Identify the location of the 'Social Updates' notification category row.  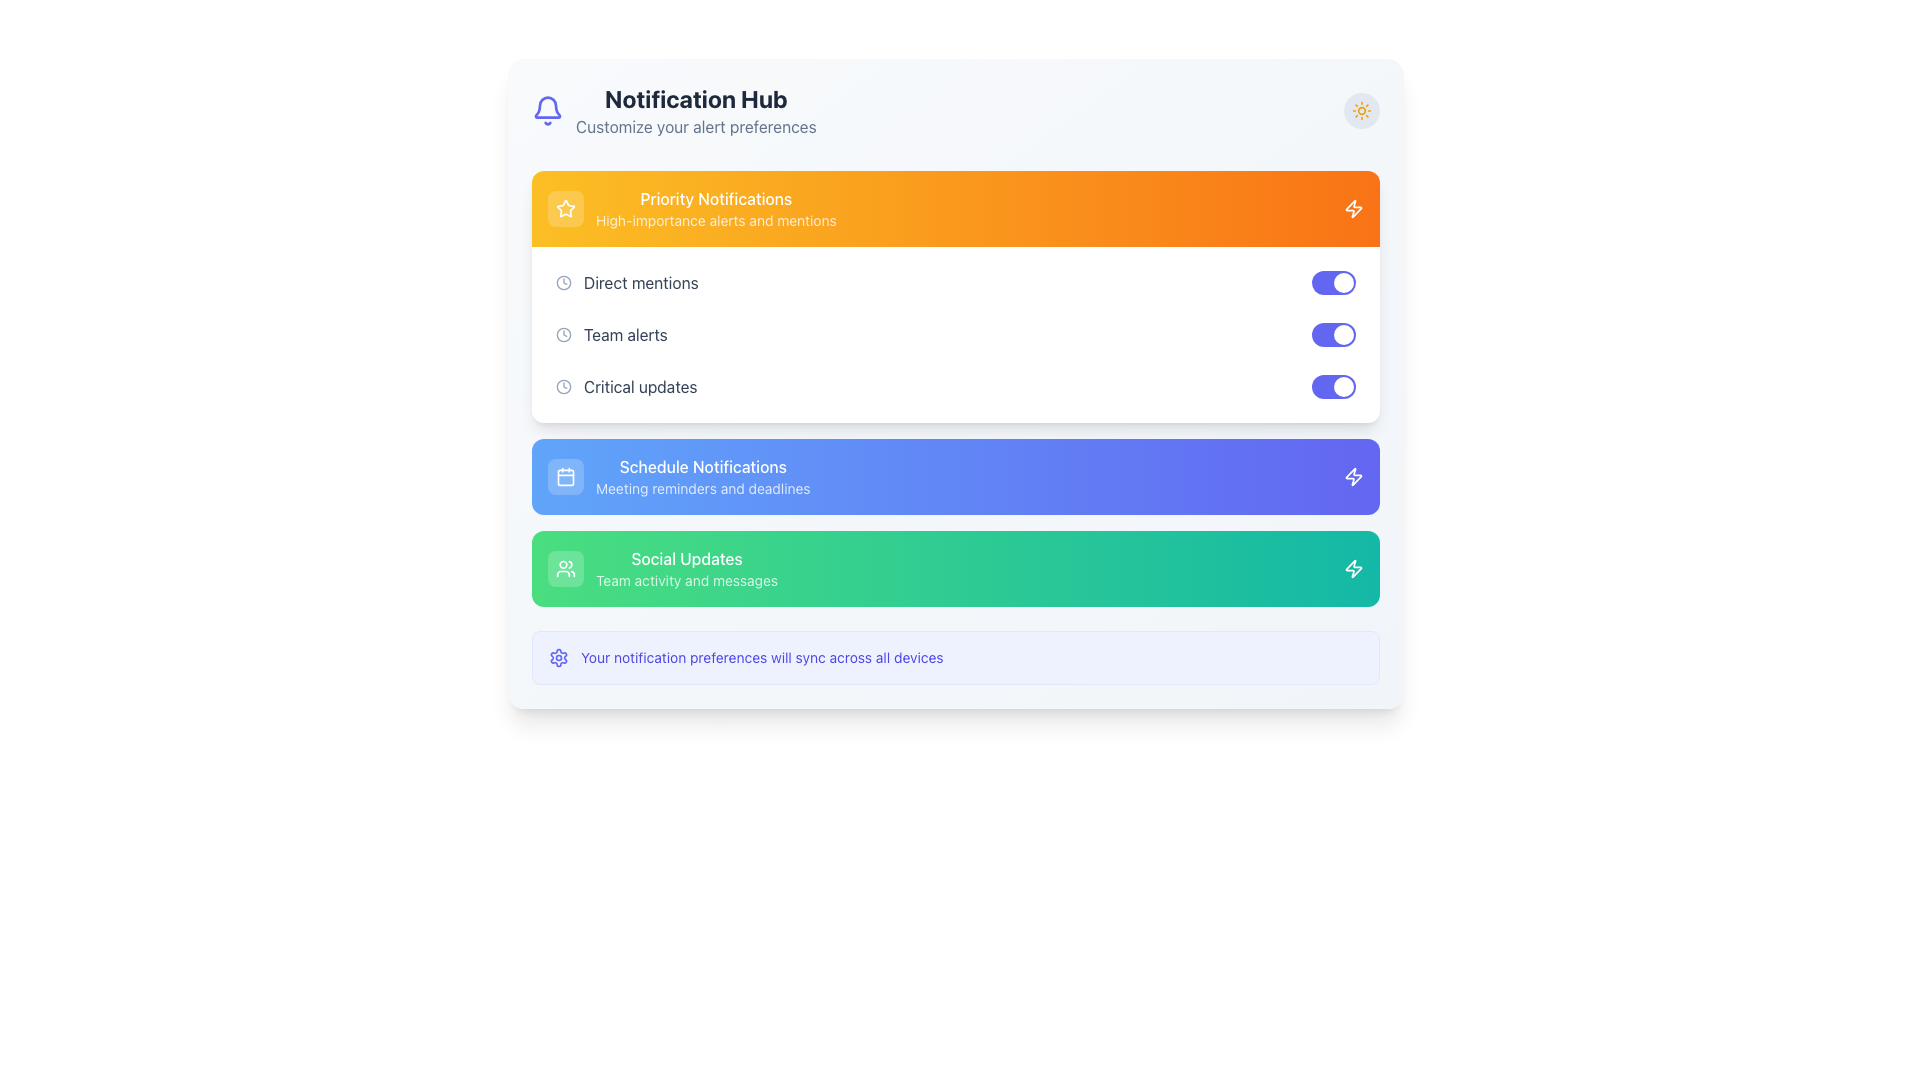
(954, 569).